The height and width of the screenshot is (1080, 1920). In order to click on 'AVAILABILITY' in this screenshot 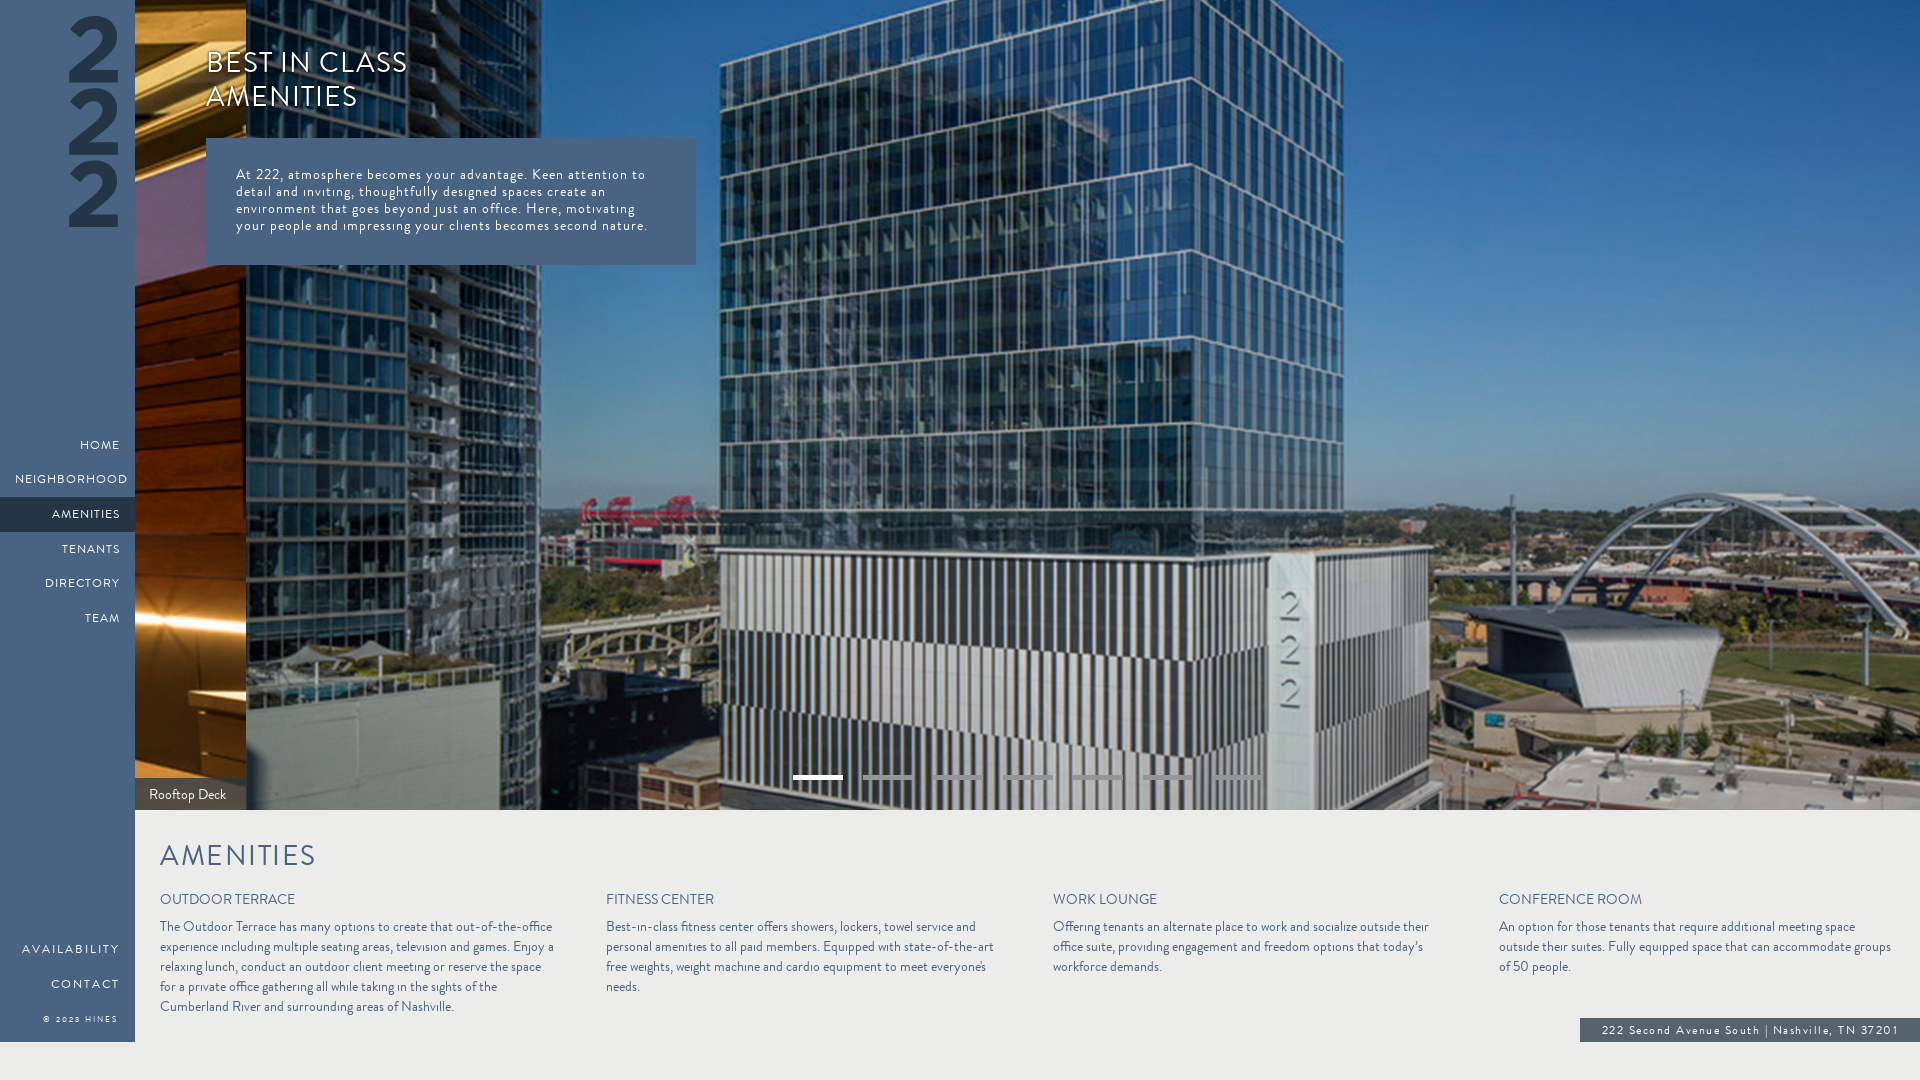, I will do `click(67, 948)`.